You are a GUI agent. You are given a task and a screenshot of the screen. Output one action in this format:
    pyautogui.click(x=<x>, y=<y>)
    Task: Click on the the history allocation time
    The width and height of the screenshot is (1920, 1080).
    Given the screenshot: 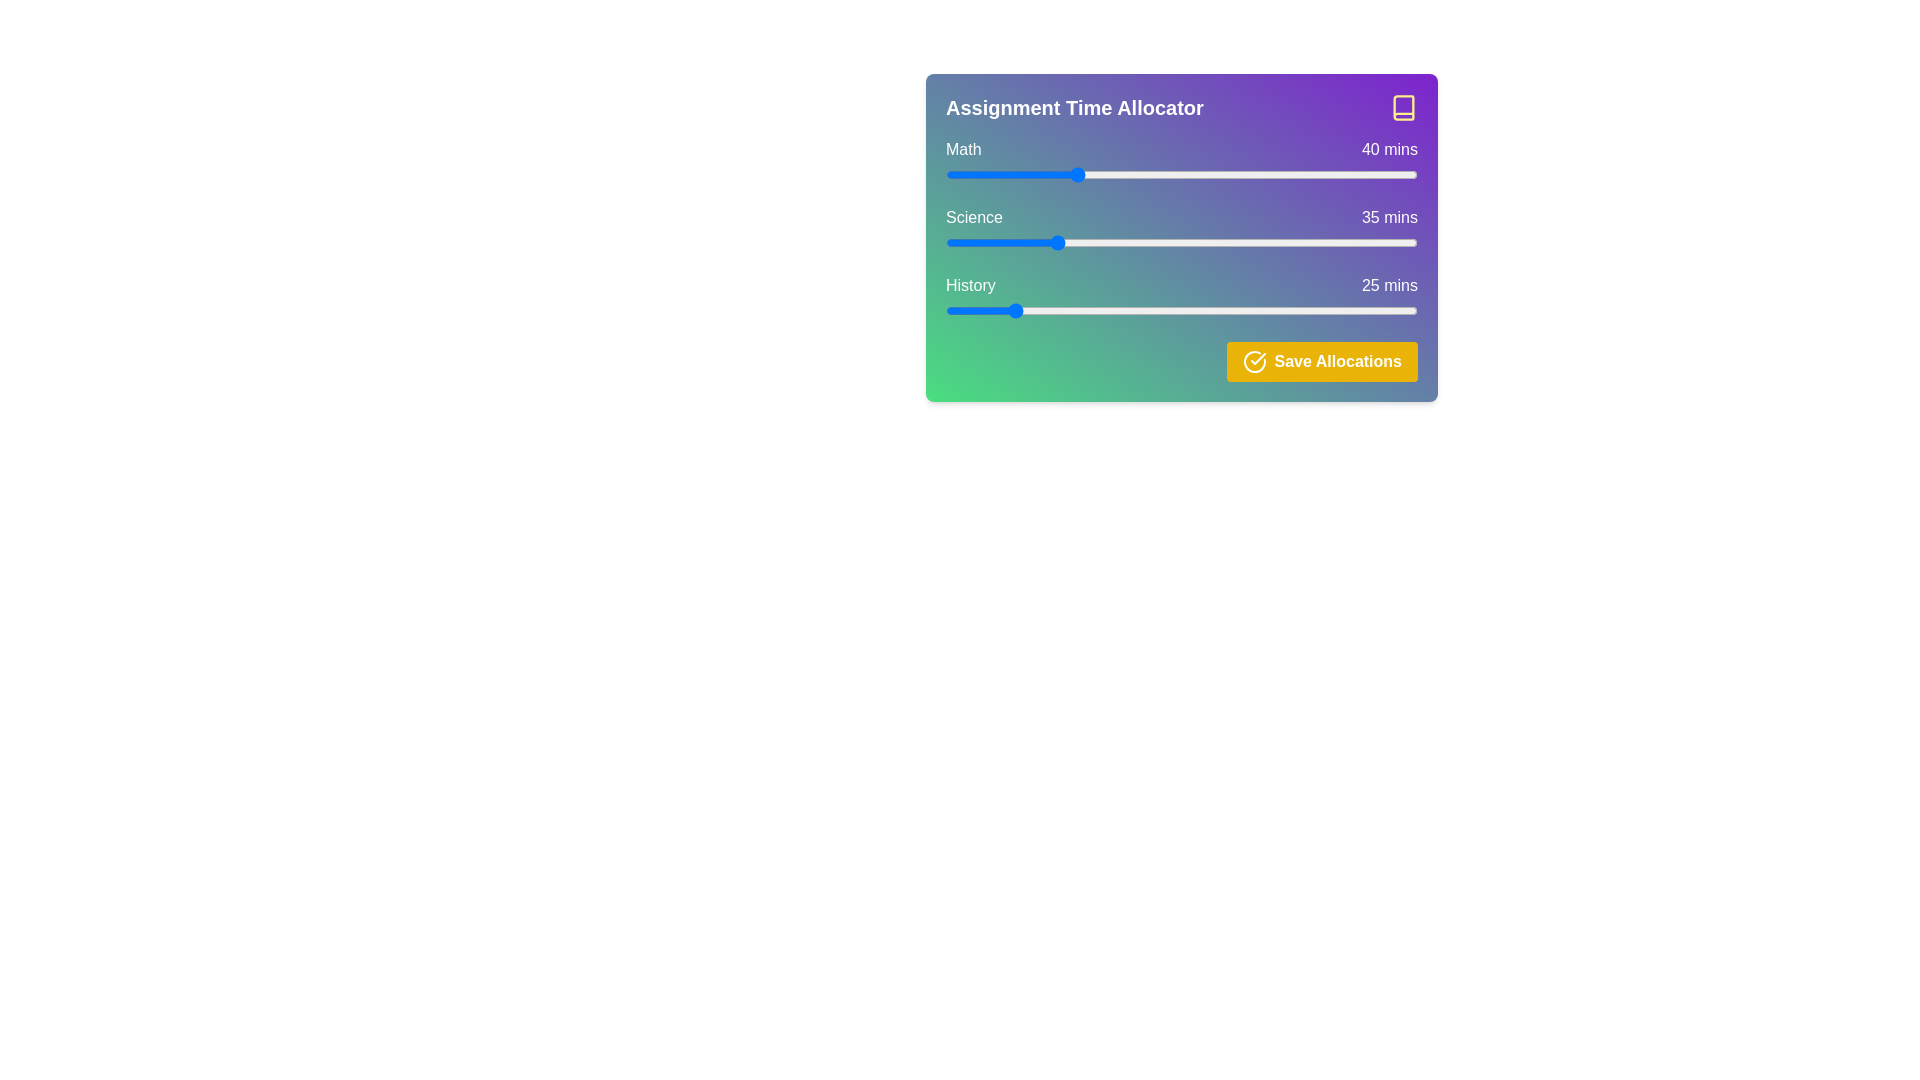 What is the action you would take?
    pyautogui.click(x=1202, y=311)
    